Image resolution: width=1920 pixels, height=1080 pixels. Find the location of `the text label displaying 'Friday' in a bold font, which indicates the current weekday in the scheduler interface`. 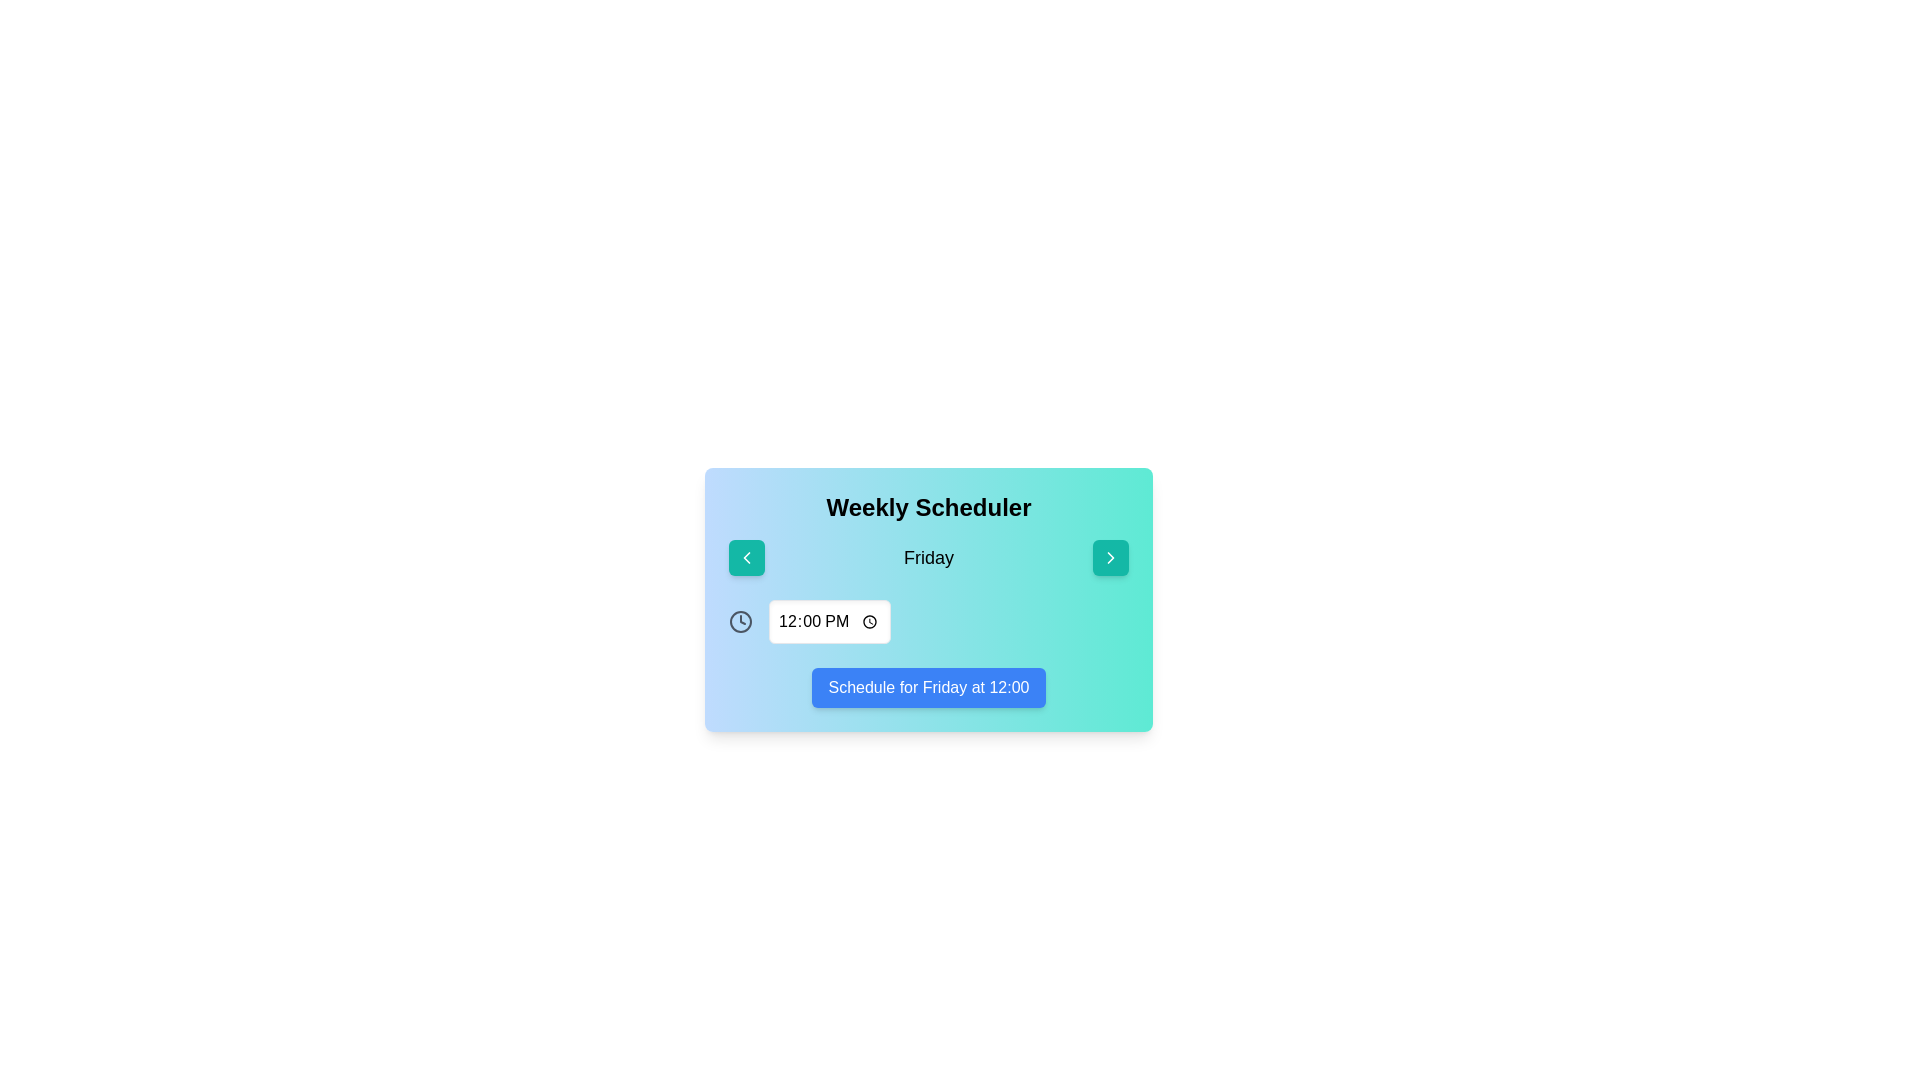

the text label displaying 'Friday' in a bold font, which indicates the current weekday in the scheduler interface is located at coordinates (927, 558).